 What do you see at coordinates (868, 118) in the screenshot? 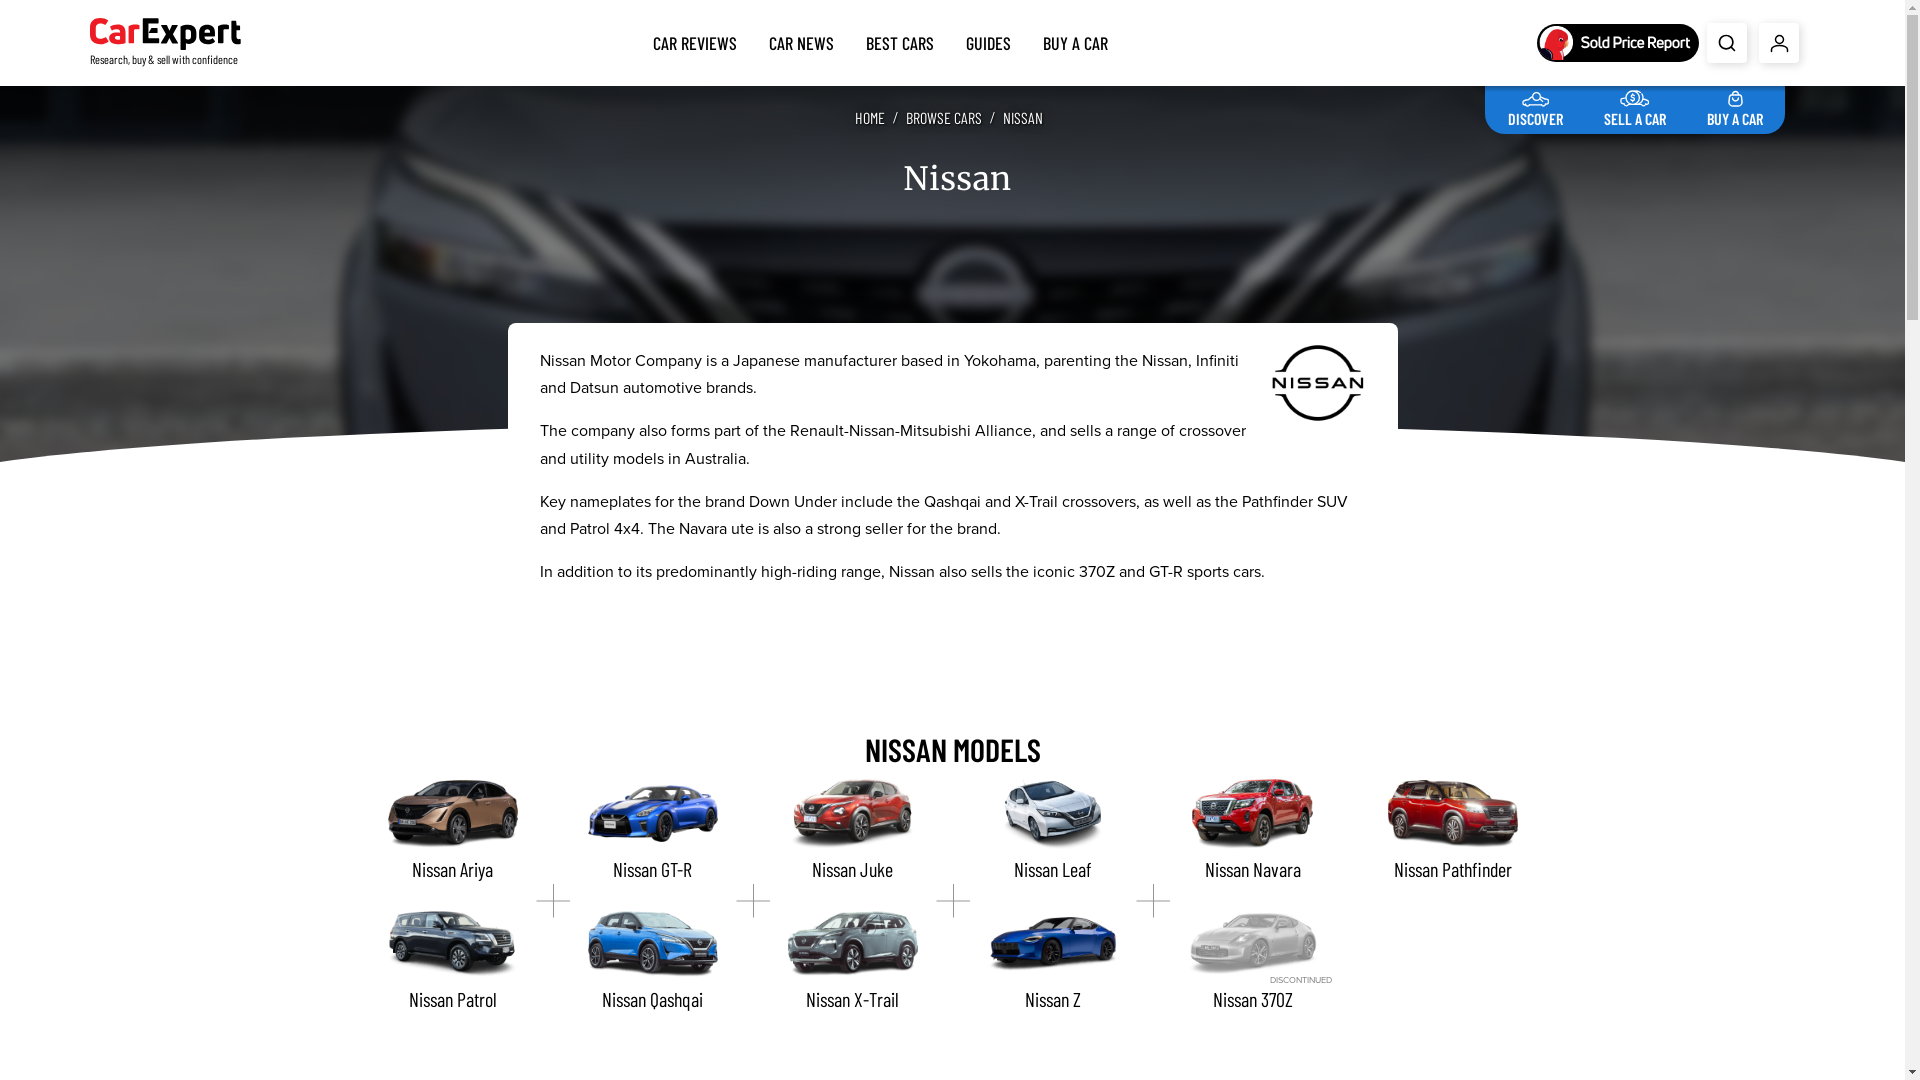
I see `'HOME'` at bounding box center [868, 118].